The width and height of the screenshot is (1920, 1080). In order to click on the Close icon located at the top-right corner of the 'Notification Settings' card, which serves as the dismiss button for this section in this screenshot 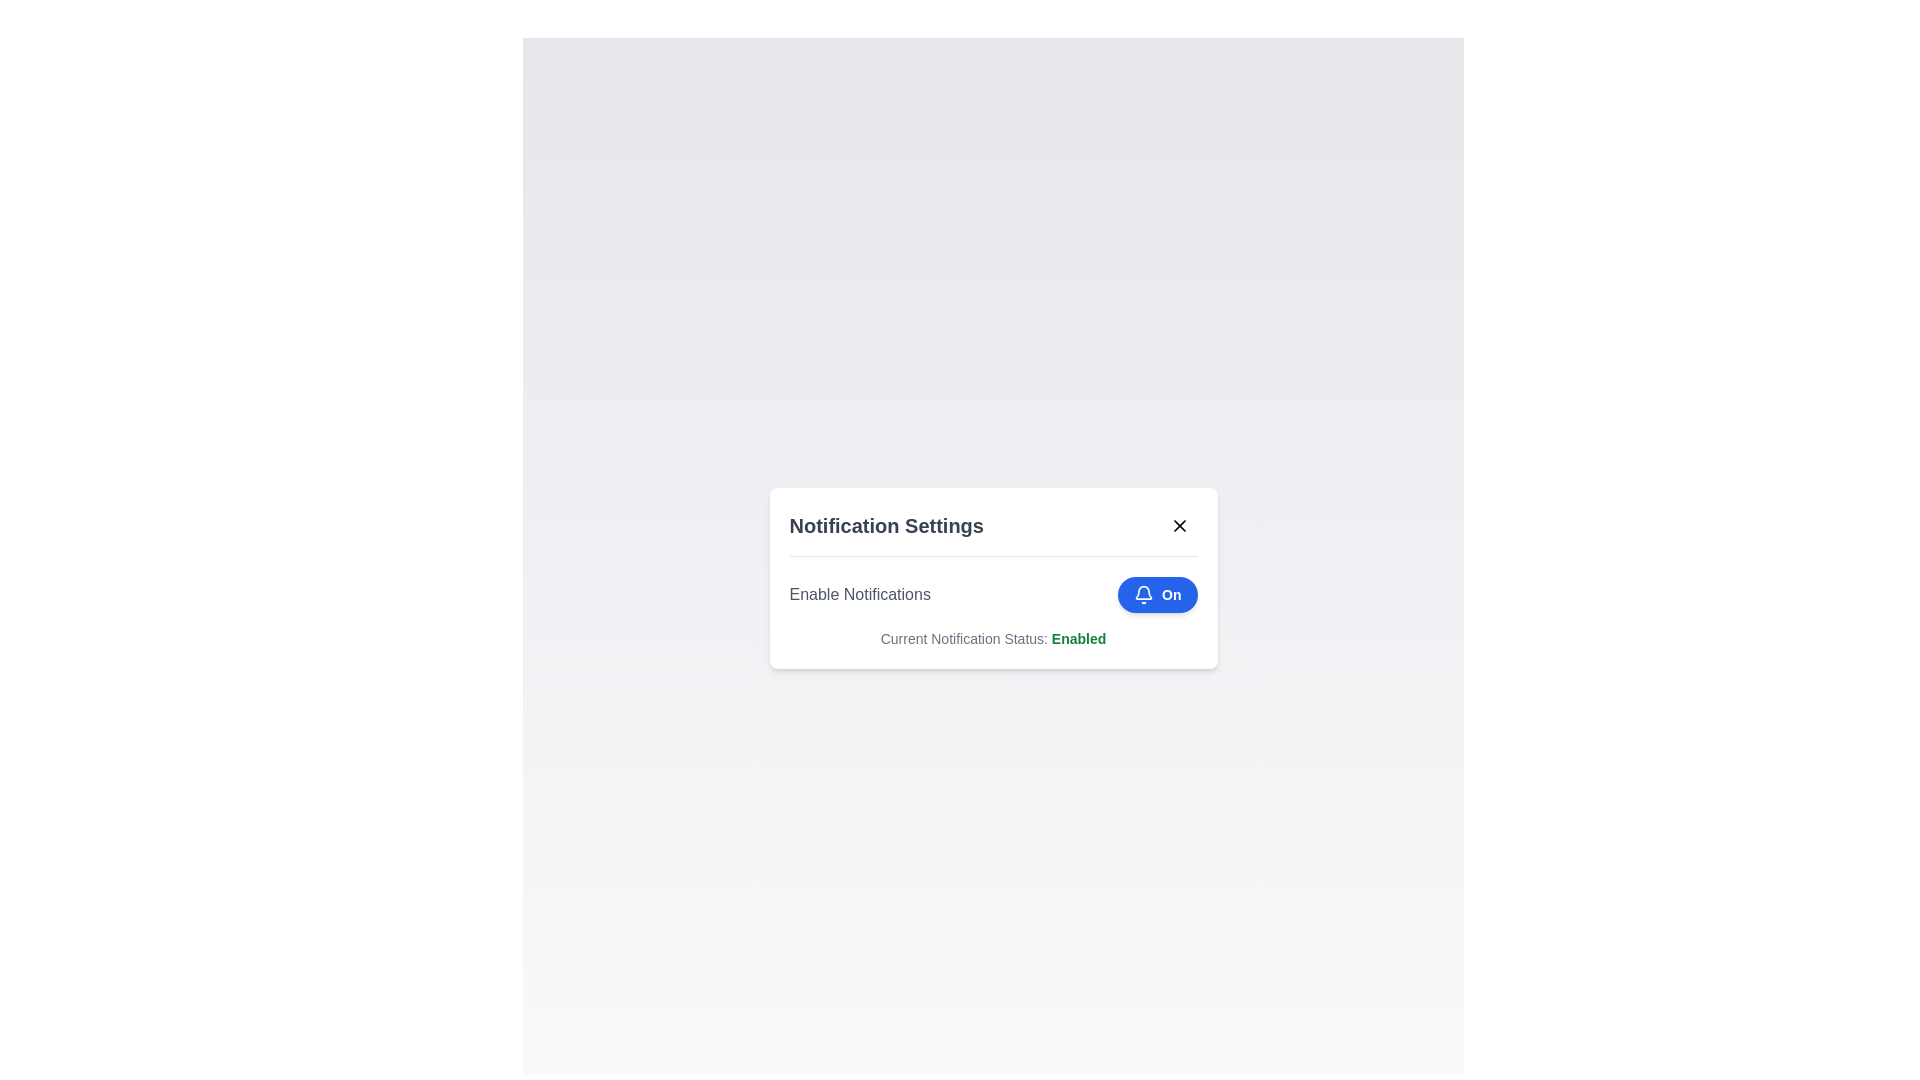, I will do `click(1179, 524)`.